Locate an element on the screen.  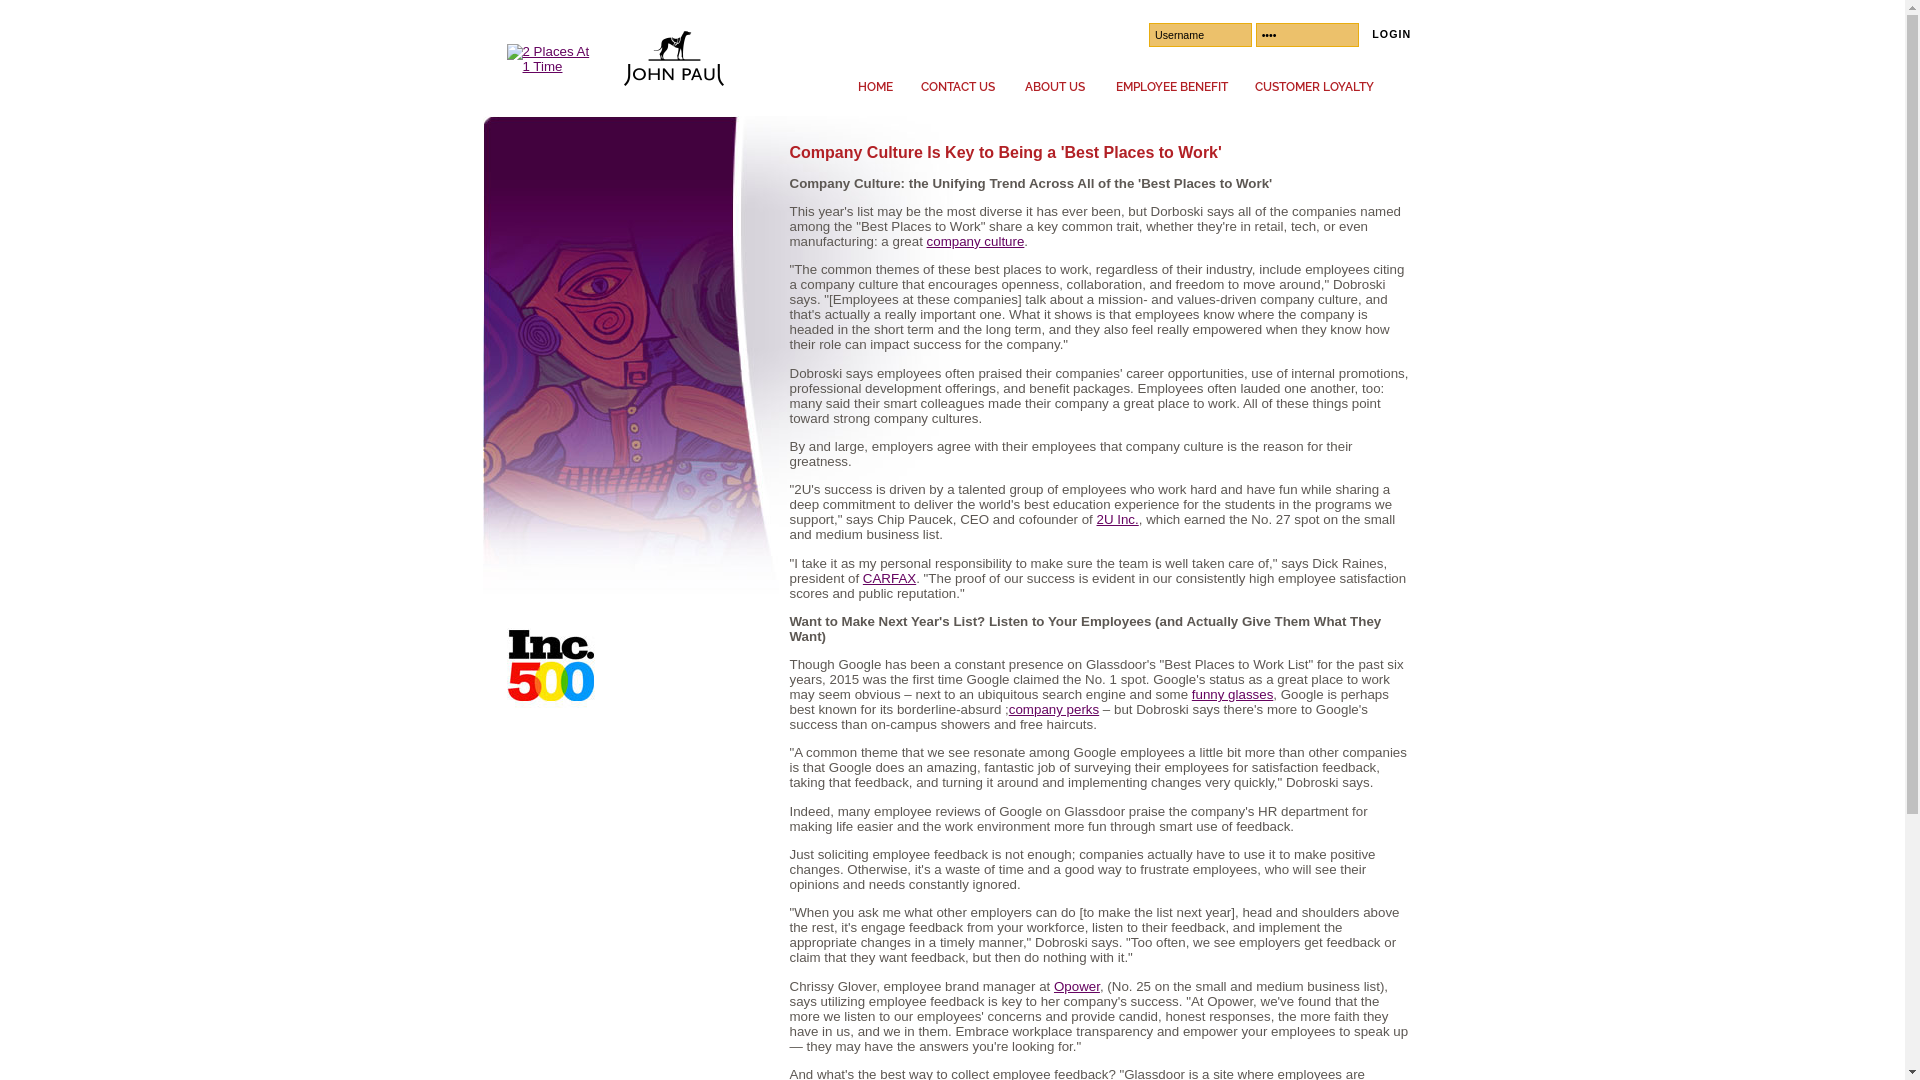
'company perks' is located at coordinates (1053, 708).